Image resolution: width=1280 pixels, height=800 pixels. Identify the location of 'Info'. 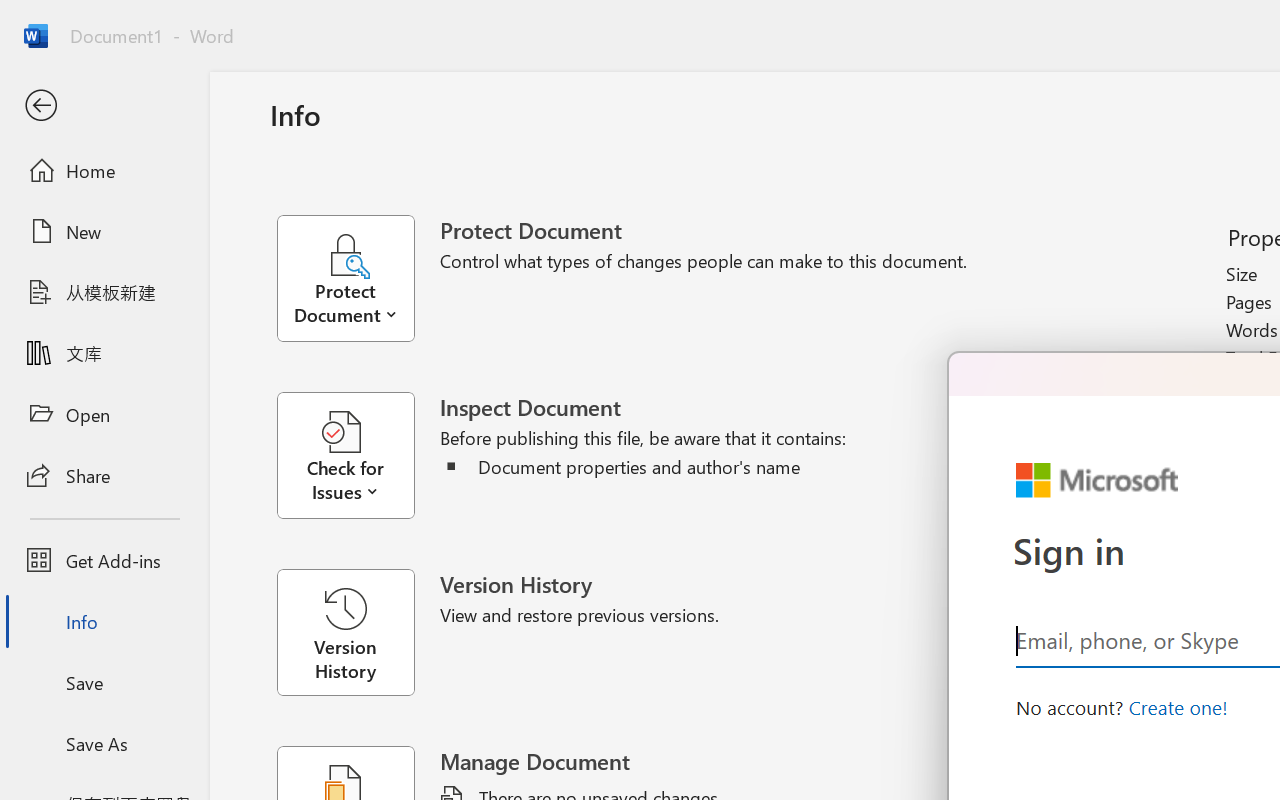
(103, 621).